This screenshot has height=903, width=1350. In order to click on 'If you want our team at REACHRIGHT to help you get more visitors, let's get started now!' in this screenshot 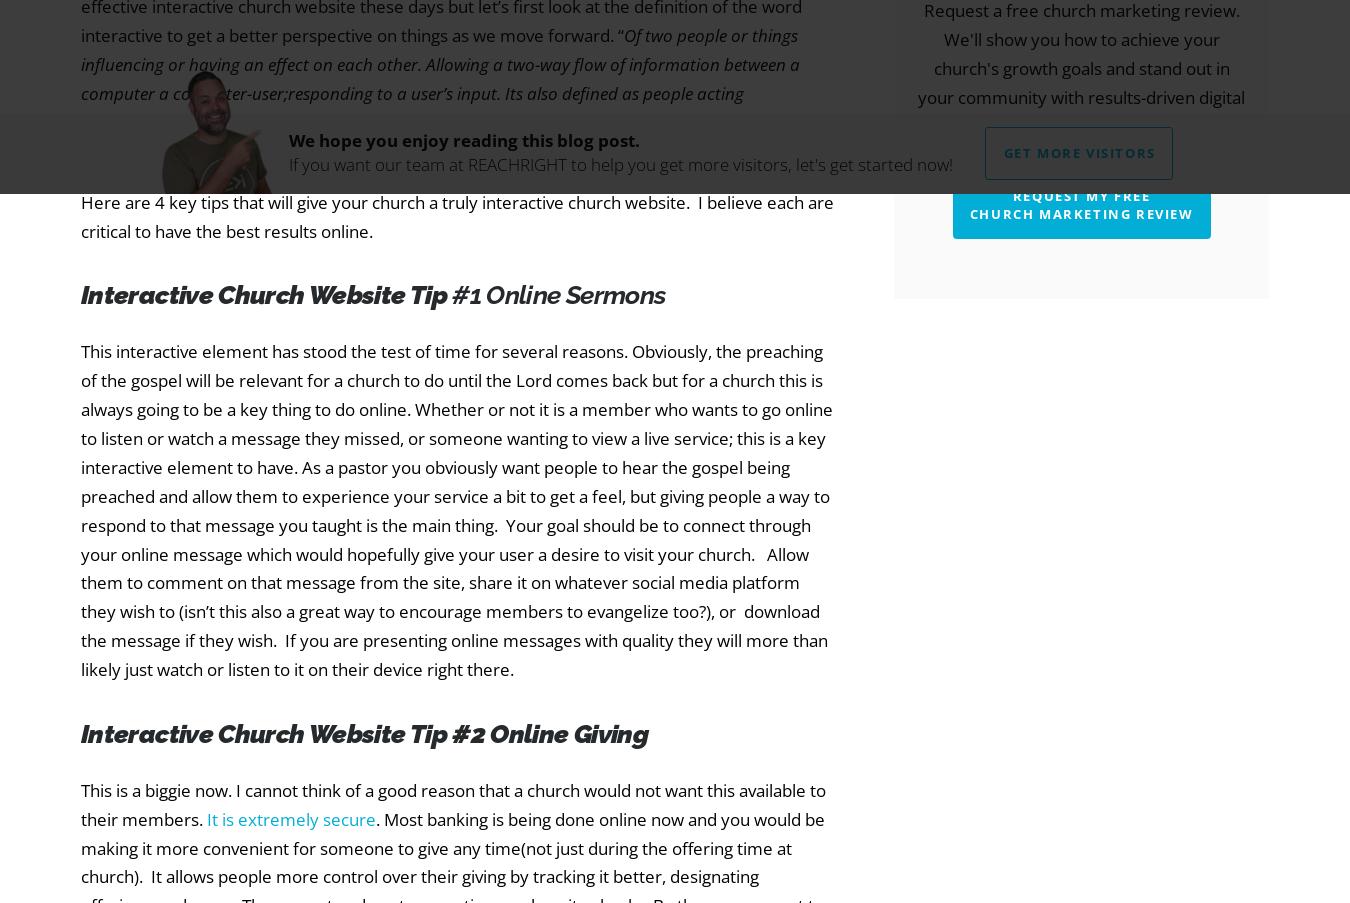, I will do `click(288, 163)`.